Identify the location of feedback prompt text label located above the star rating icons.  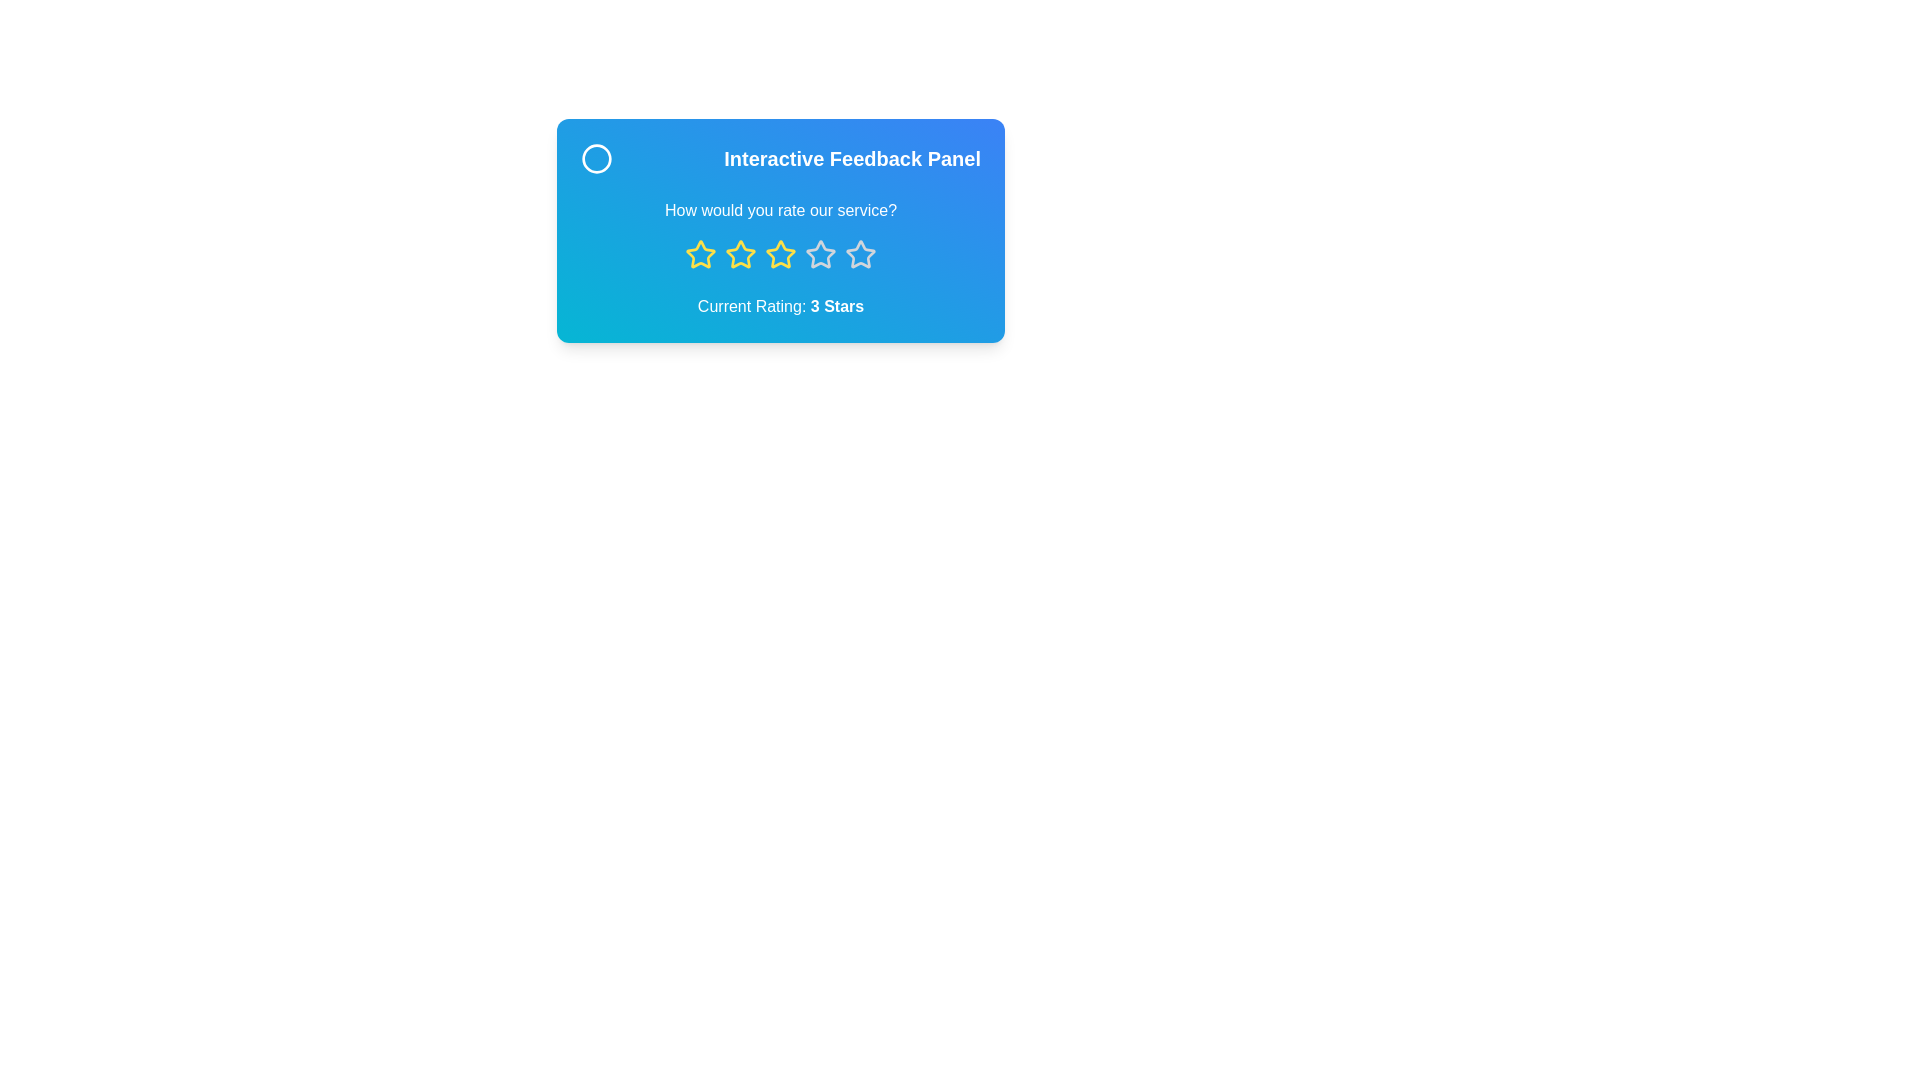
(780, 211).